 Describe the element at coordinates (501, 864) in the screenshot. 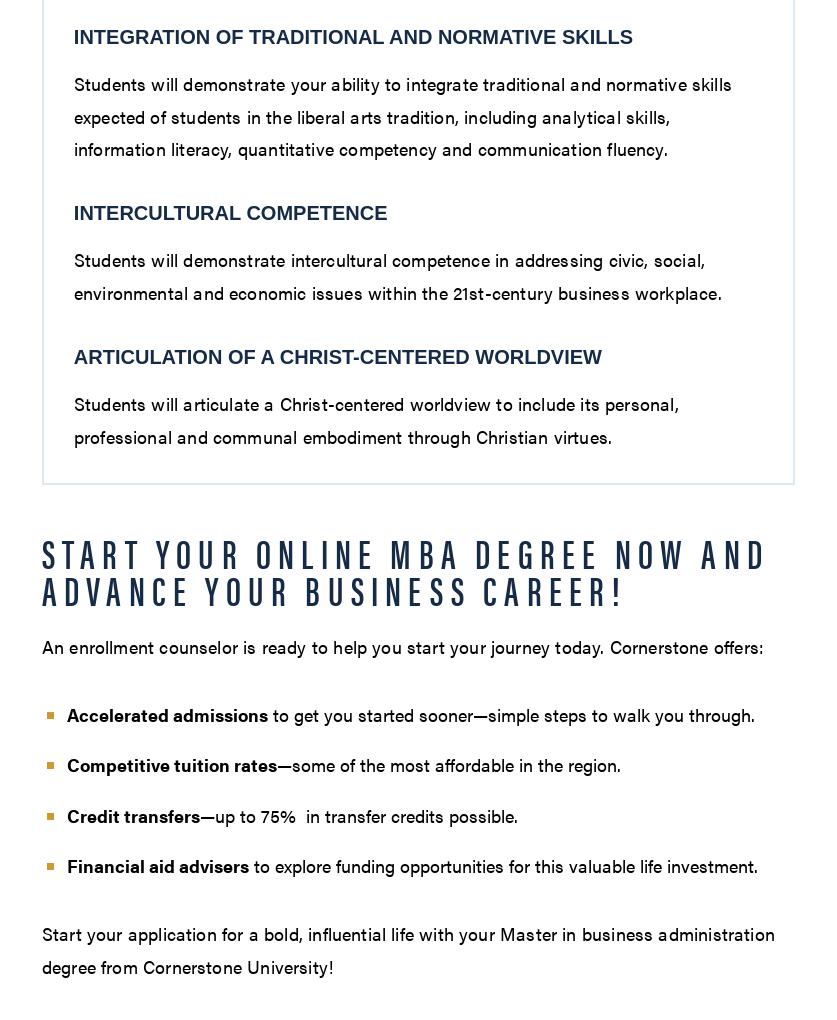

I see `'to explore funding opportunities for this valuable life investment.'` at that location.